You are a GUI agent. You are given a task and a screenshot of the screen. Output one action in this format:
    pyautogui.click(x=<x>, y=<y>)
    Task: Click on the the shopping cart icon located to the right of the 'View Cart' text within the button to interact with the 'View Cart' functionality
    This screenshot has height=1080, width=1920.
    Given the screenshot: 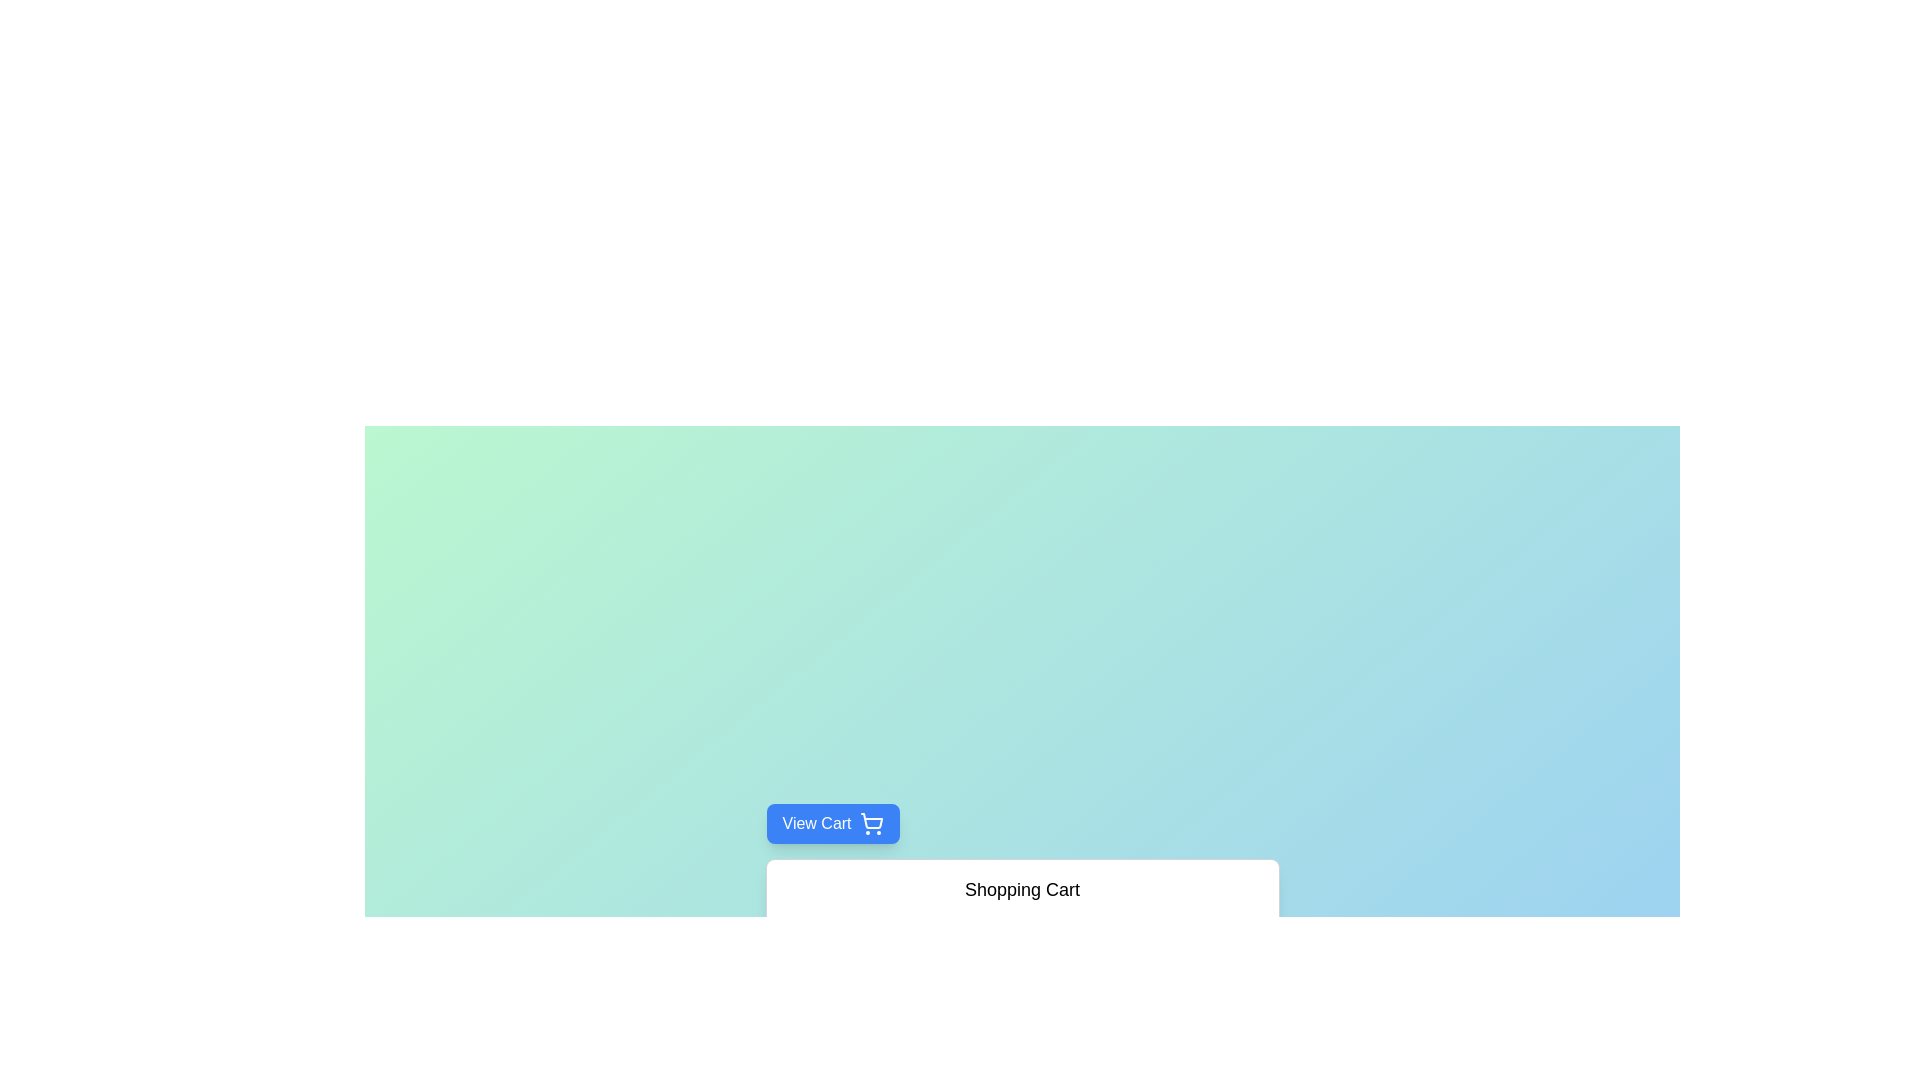 What is the action you would take?
    pyautogui.click(x=871, y=823)
    